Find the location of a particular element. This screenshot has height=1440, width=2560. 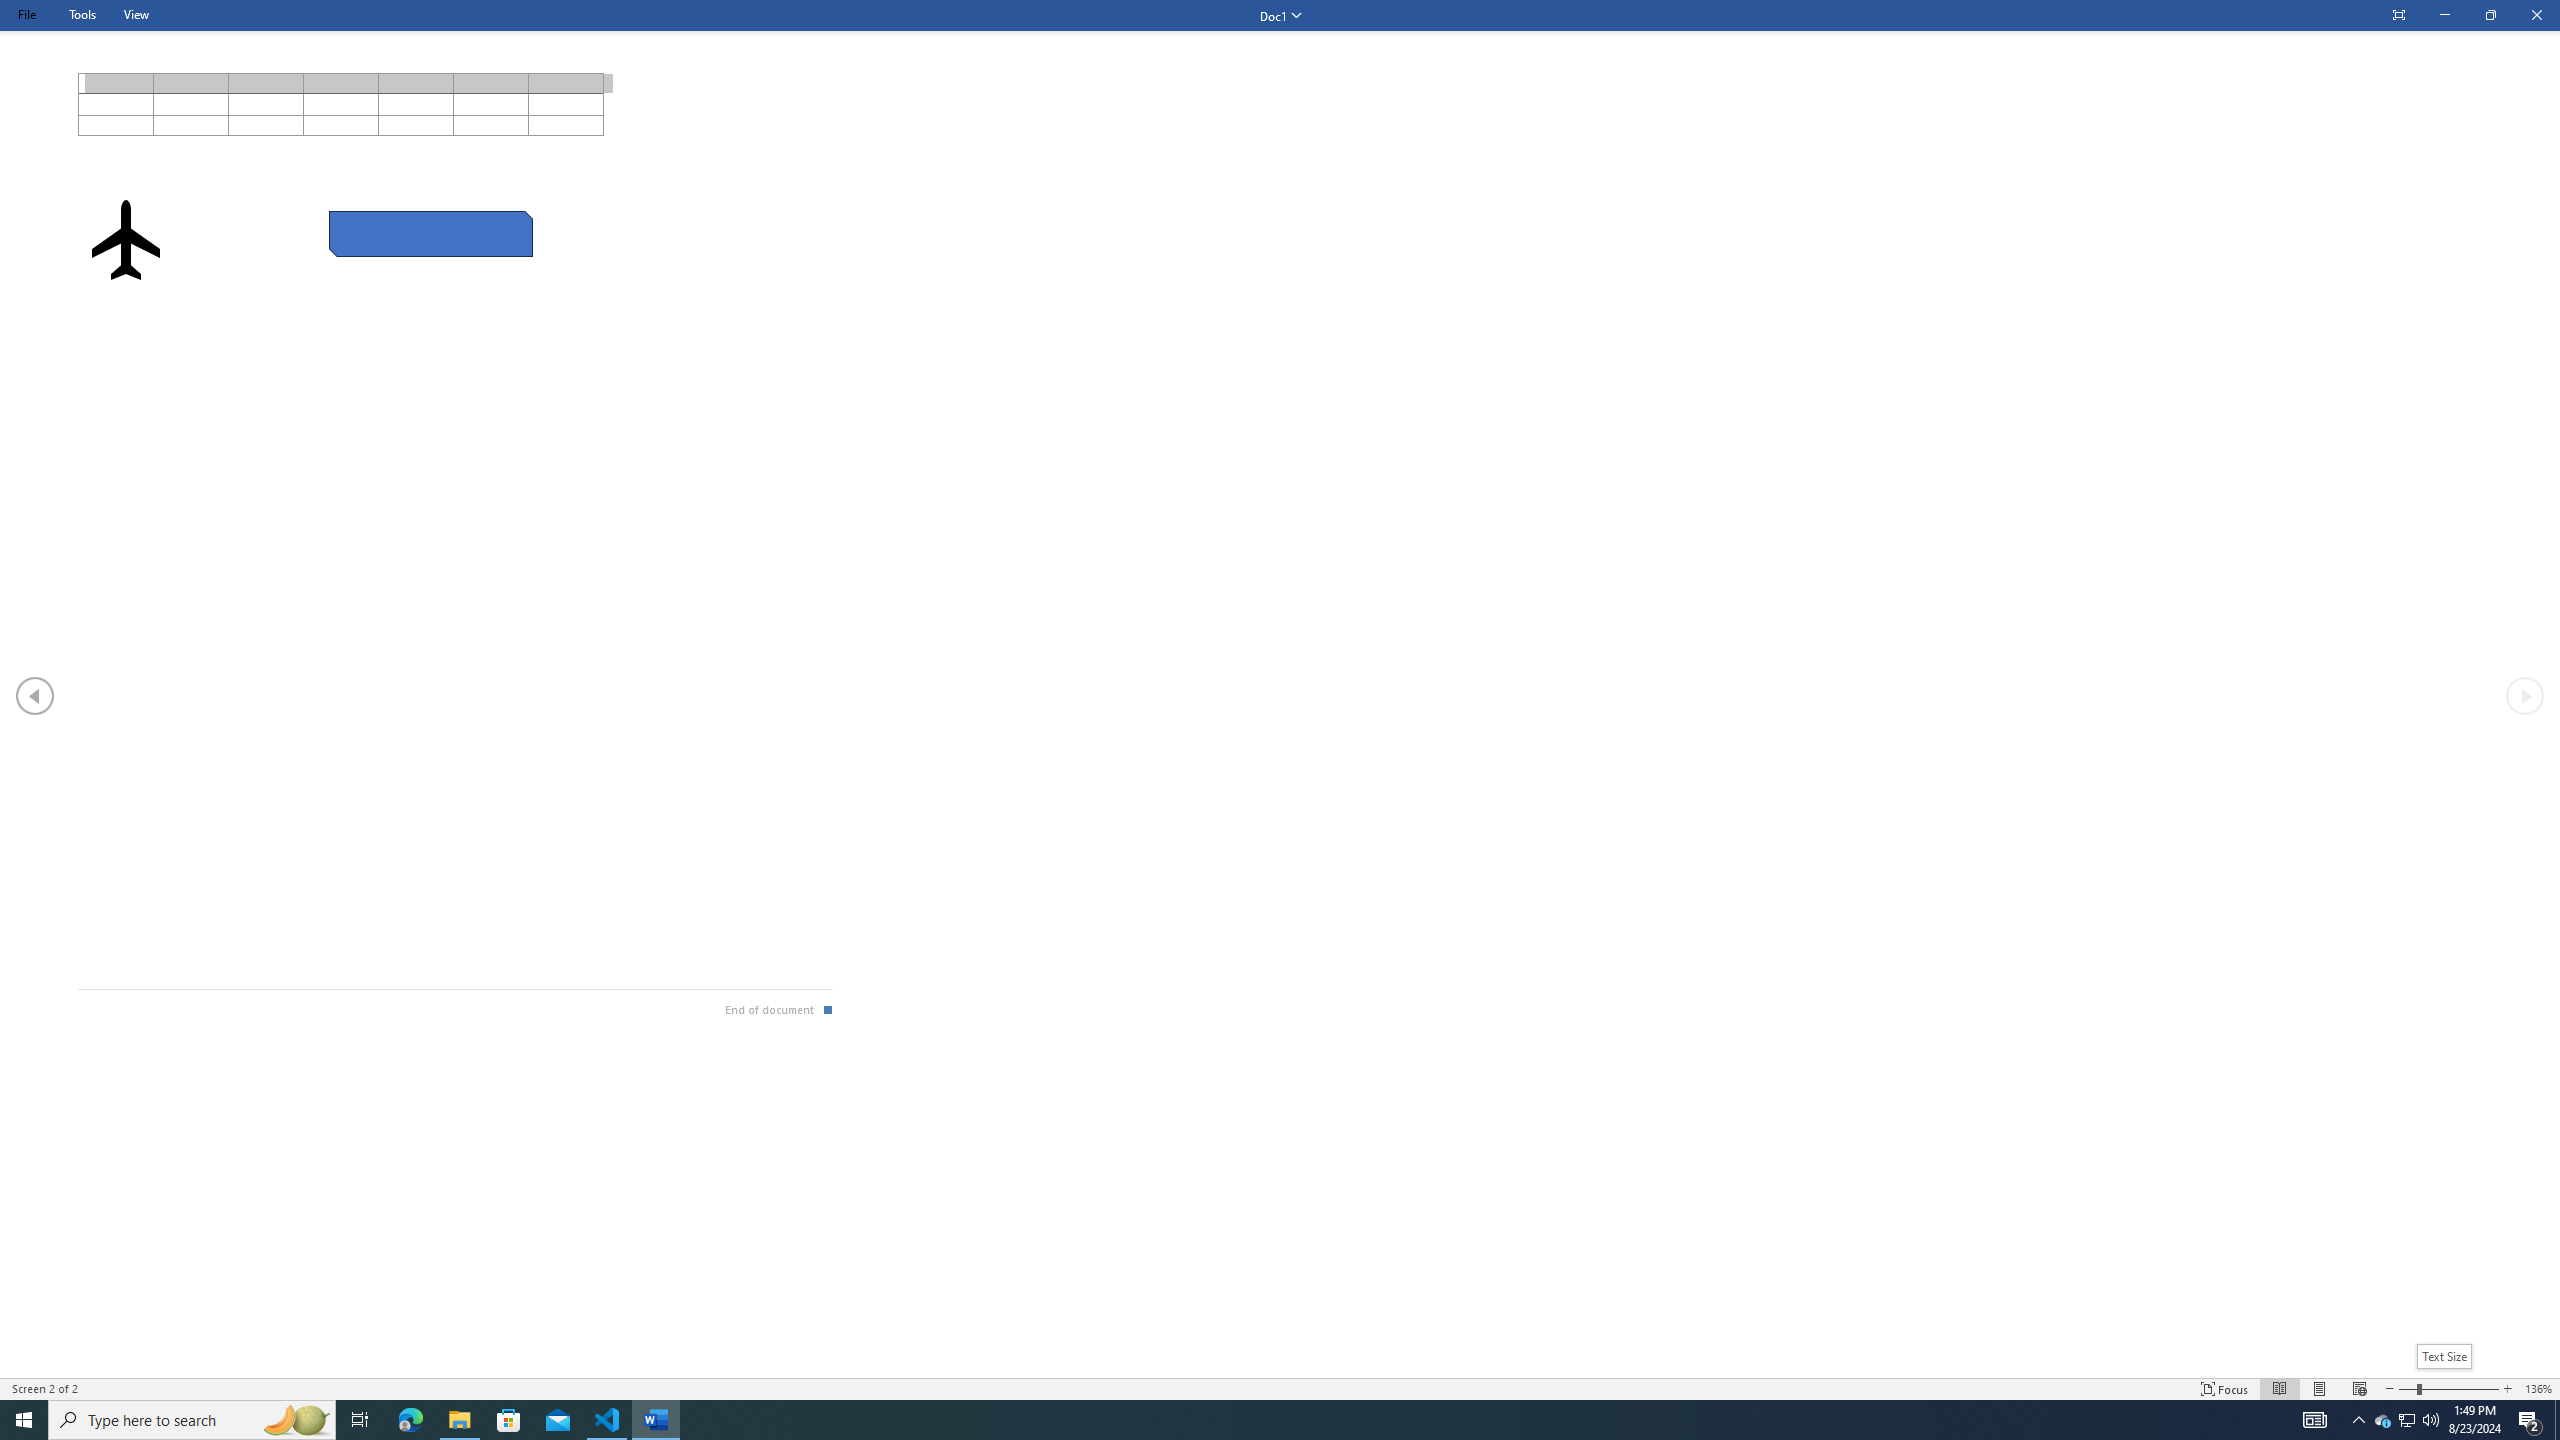

'Zoom Out' is located at coordinates (2406, 1389).